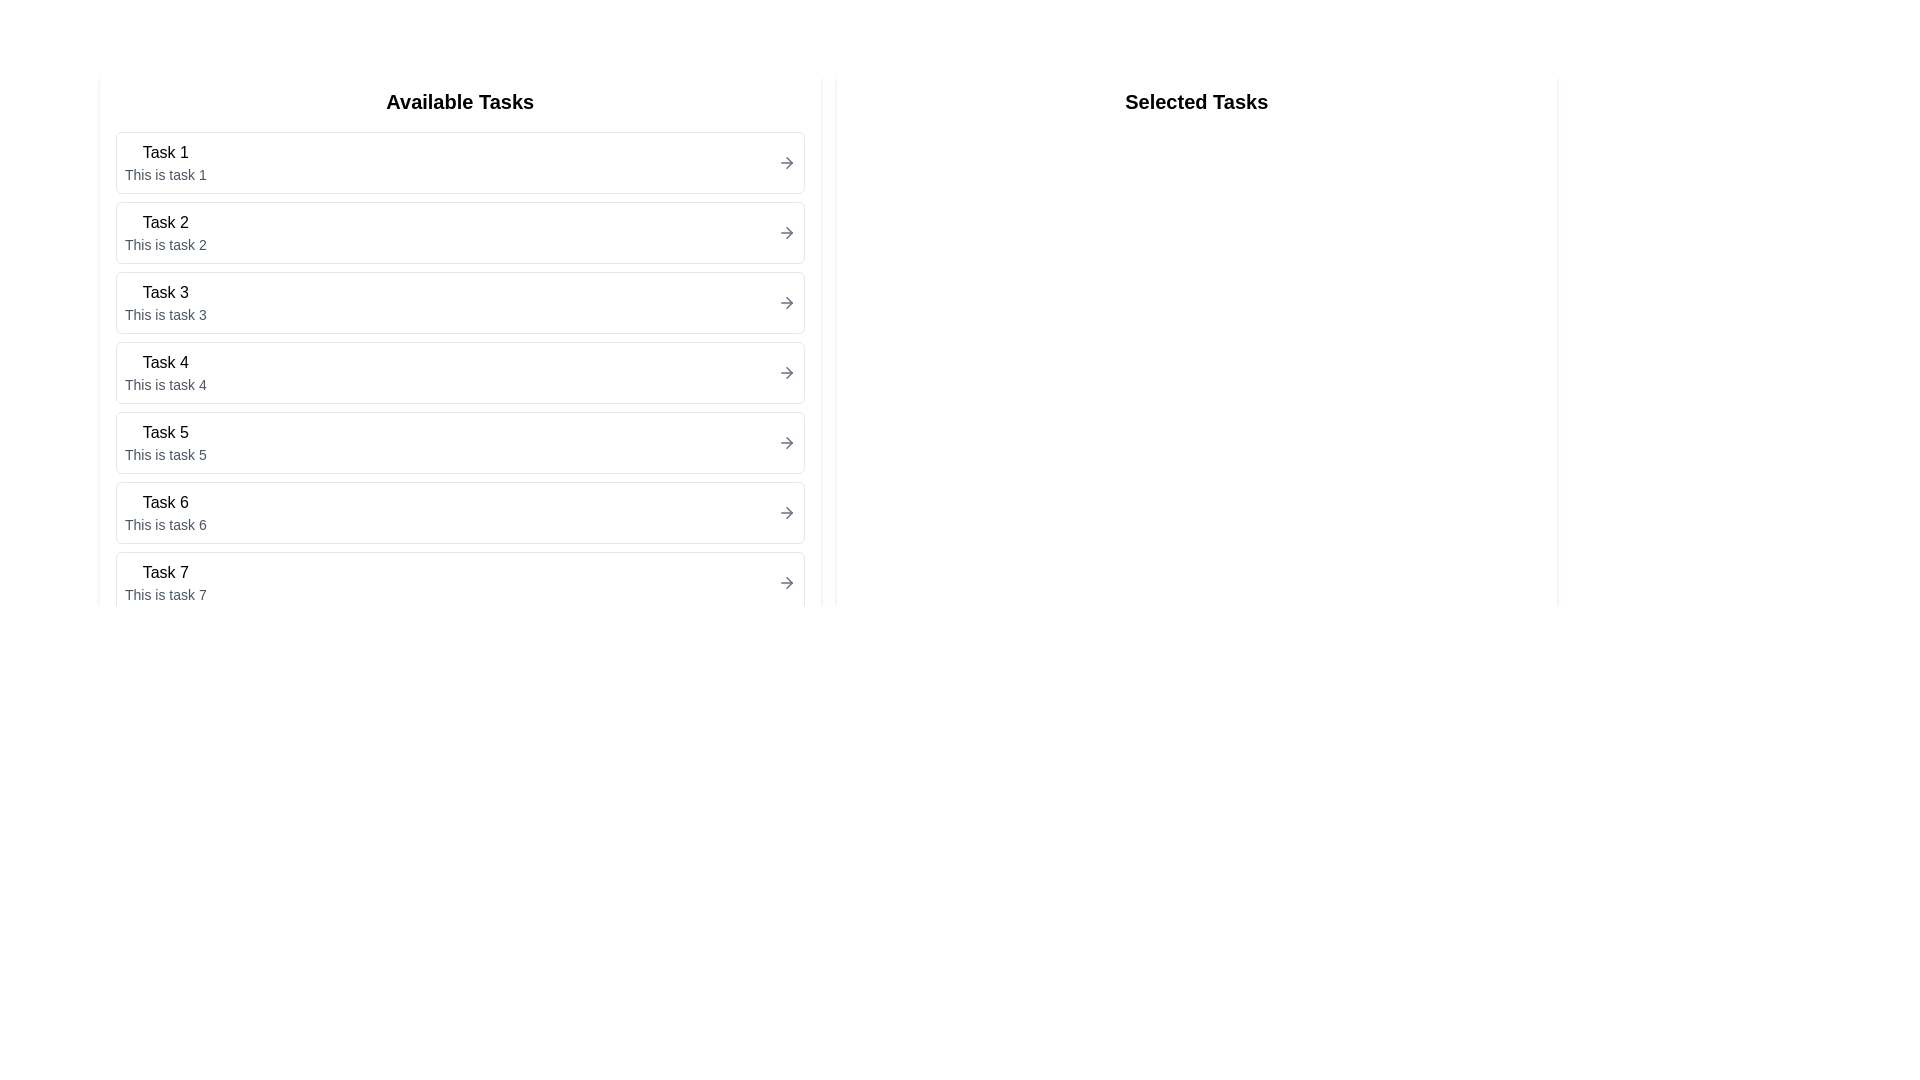 Image resolution: width=1920 pixels, height=1080 pixels. Describe the element at coordinates (785, 442) in the screenshot. I see `the rightward pointing arrow icon within the 'Available Tasks' section, located next to 'Task 5', to observe a visual cue` at that location.